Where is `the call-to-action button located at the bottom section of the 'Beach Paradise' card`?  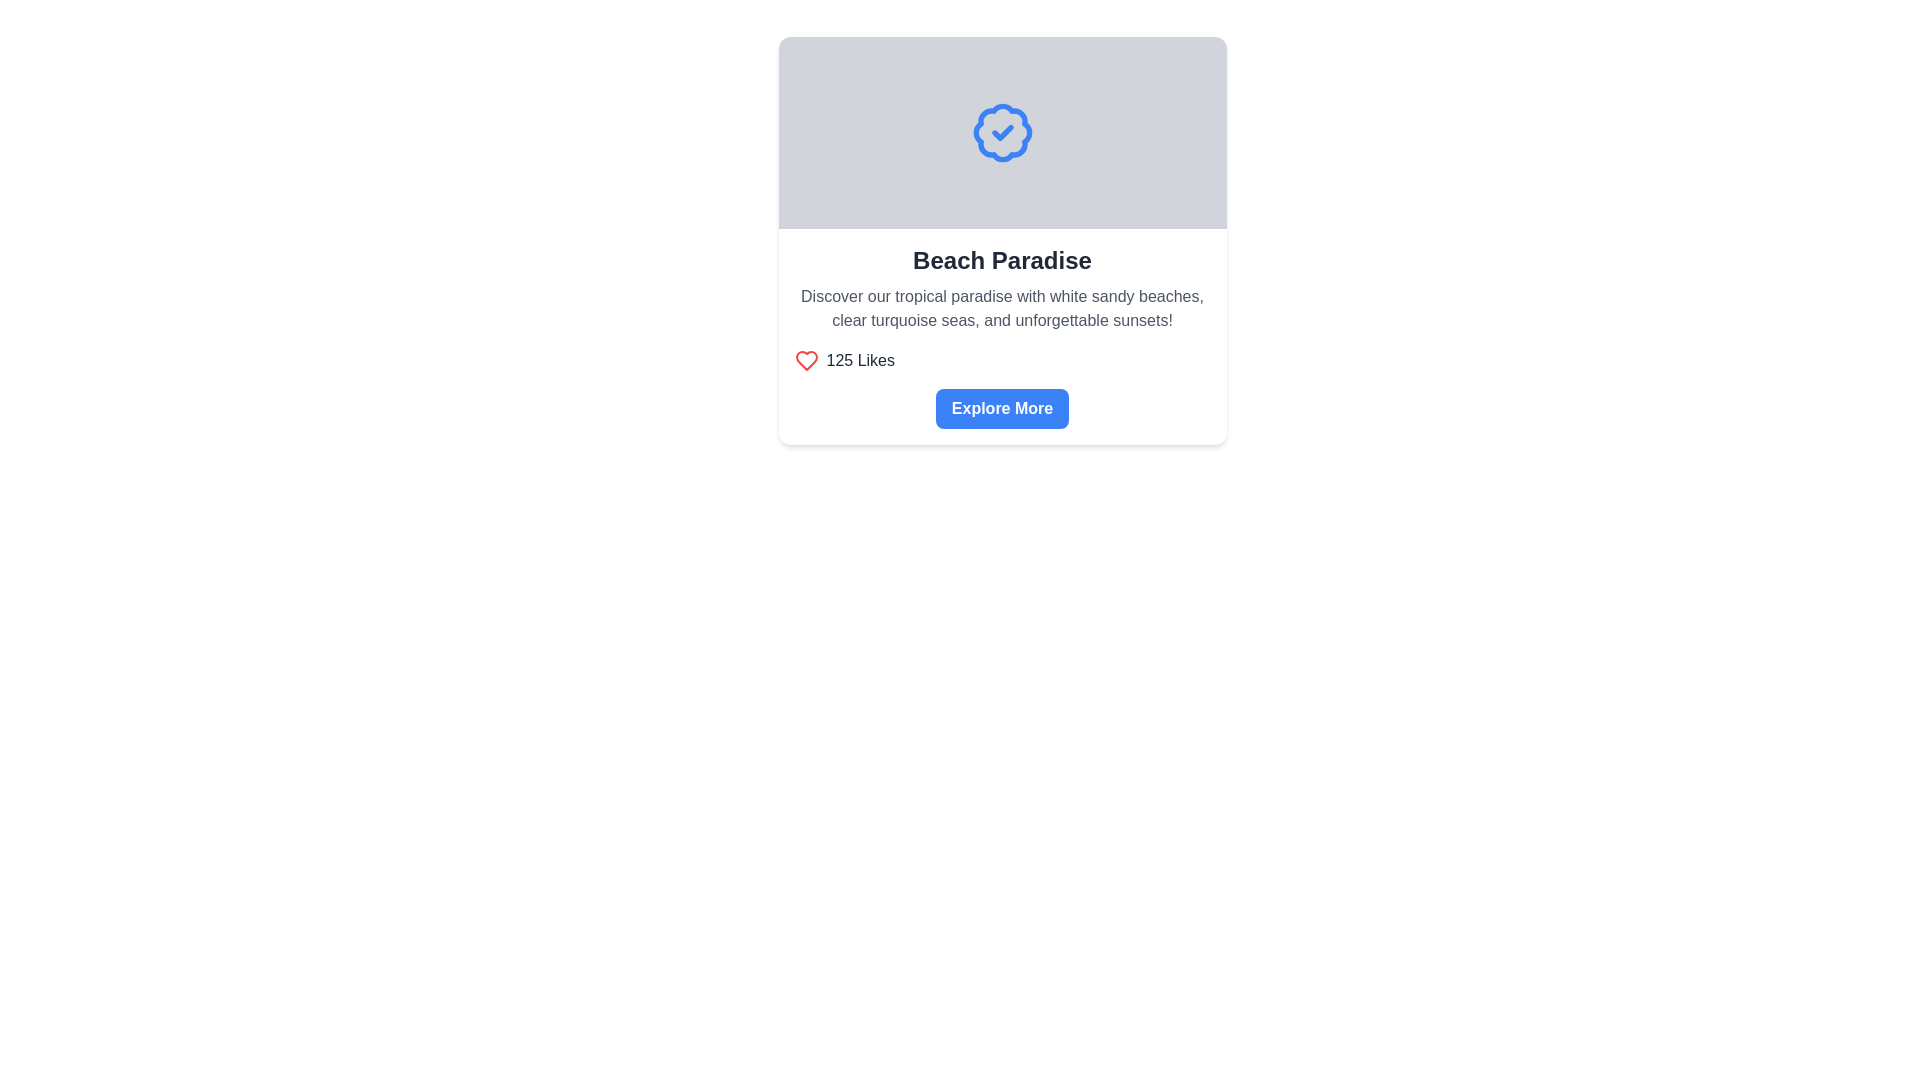
the call-to-action button located at the bottom section of the 'Beach Paradise' card is located at coordinates (1002, 407).